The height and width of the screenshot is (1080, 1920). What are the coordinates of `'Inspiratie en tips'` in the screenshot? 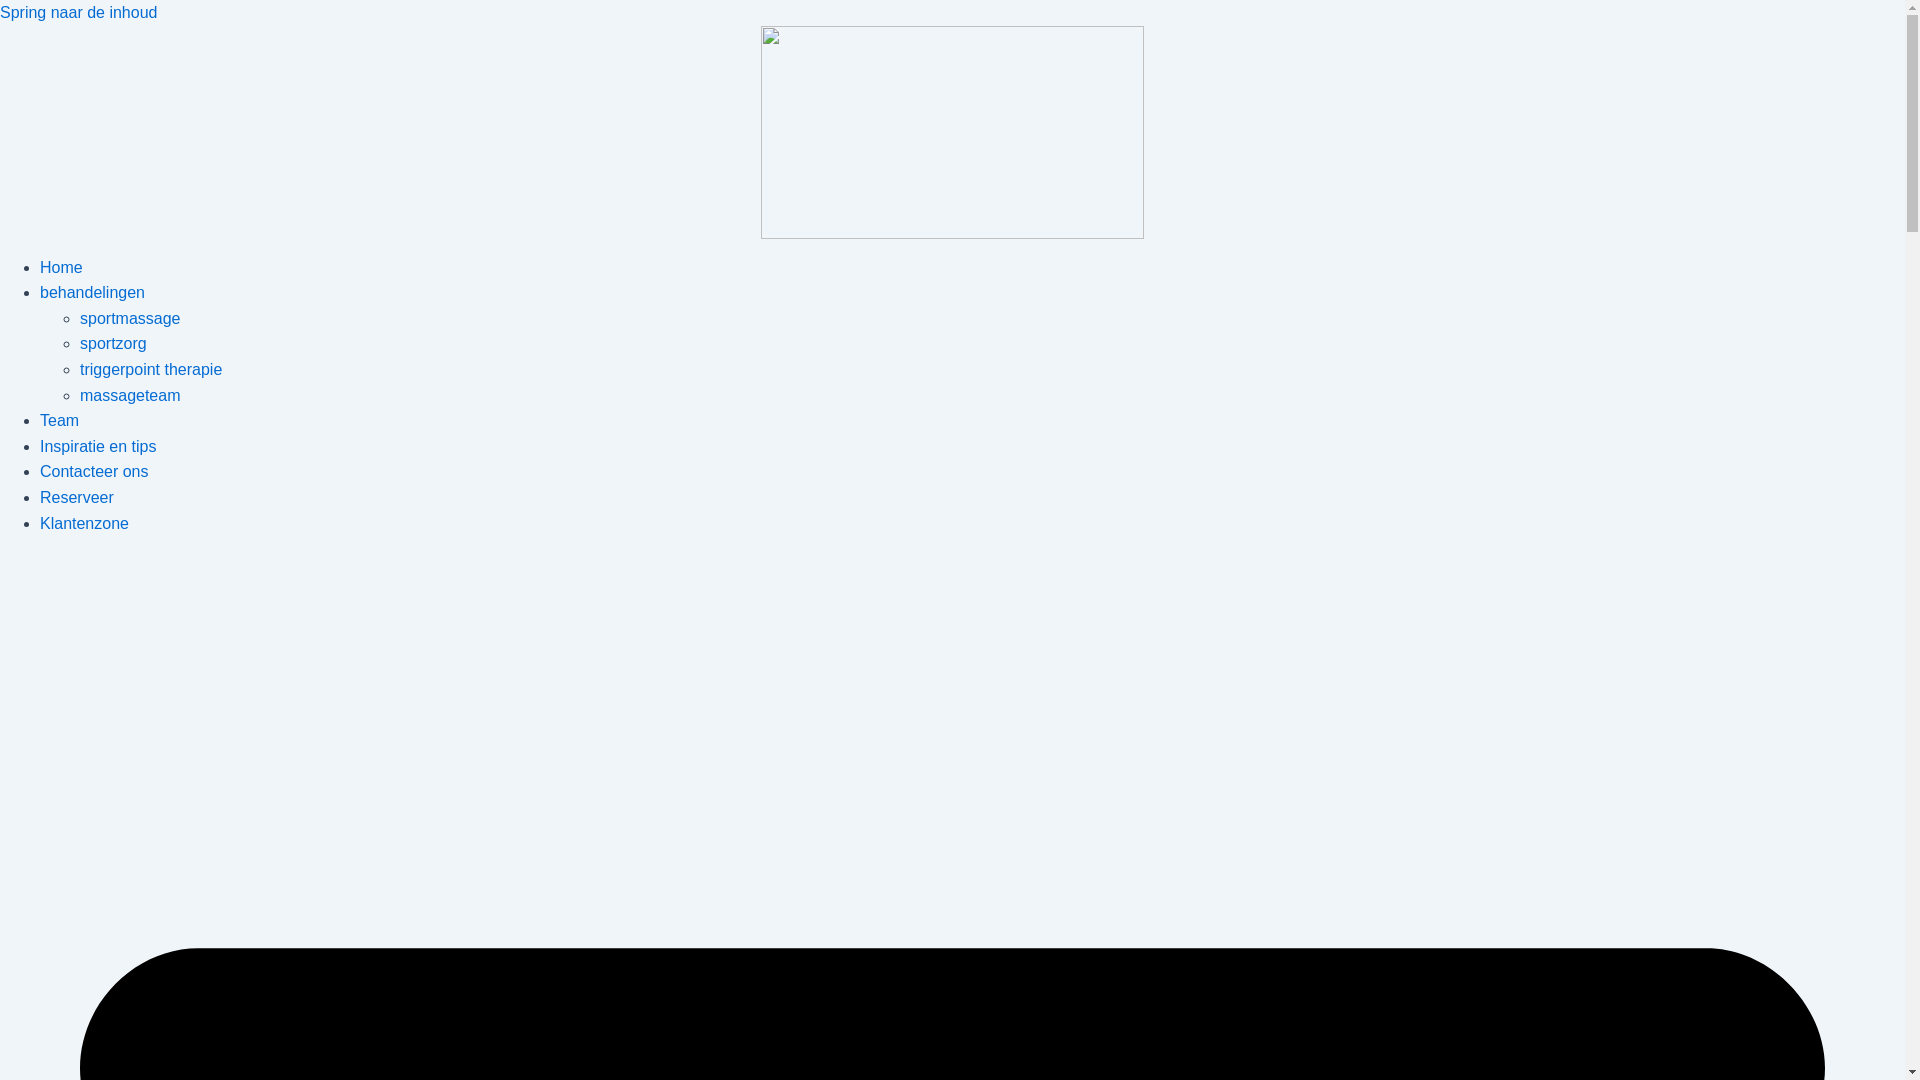 It's located at (97, 445).